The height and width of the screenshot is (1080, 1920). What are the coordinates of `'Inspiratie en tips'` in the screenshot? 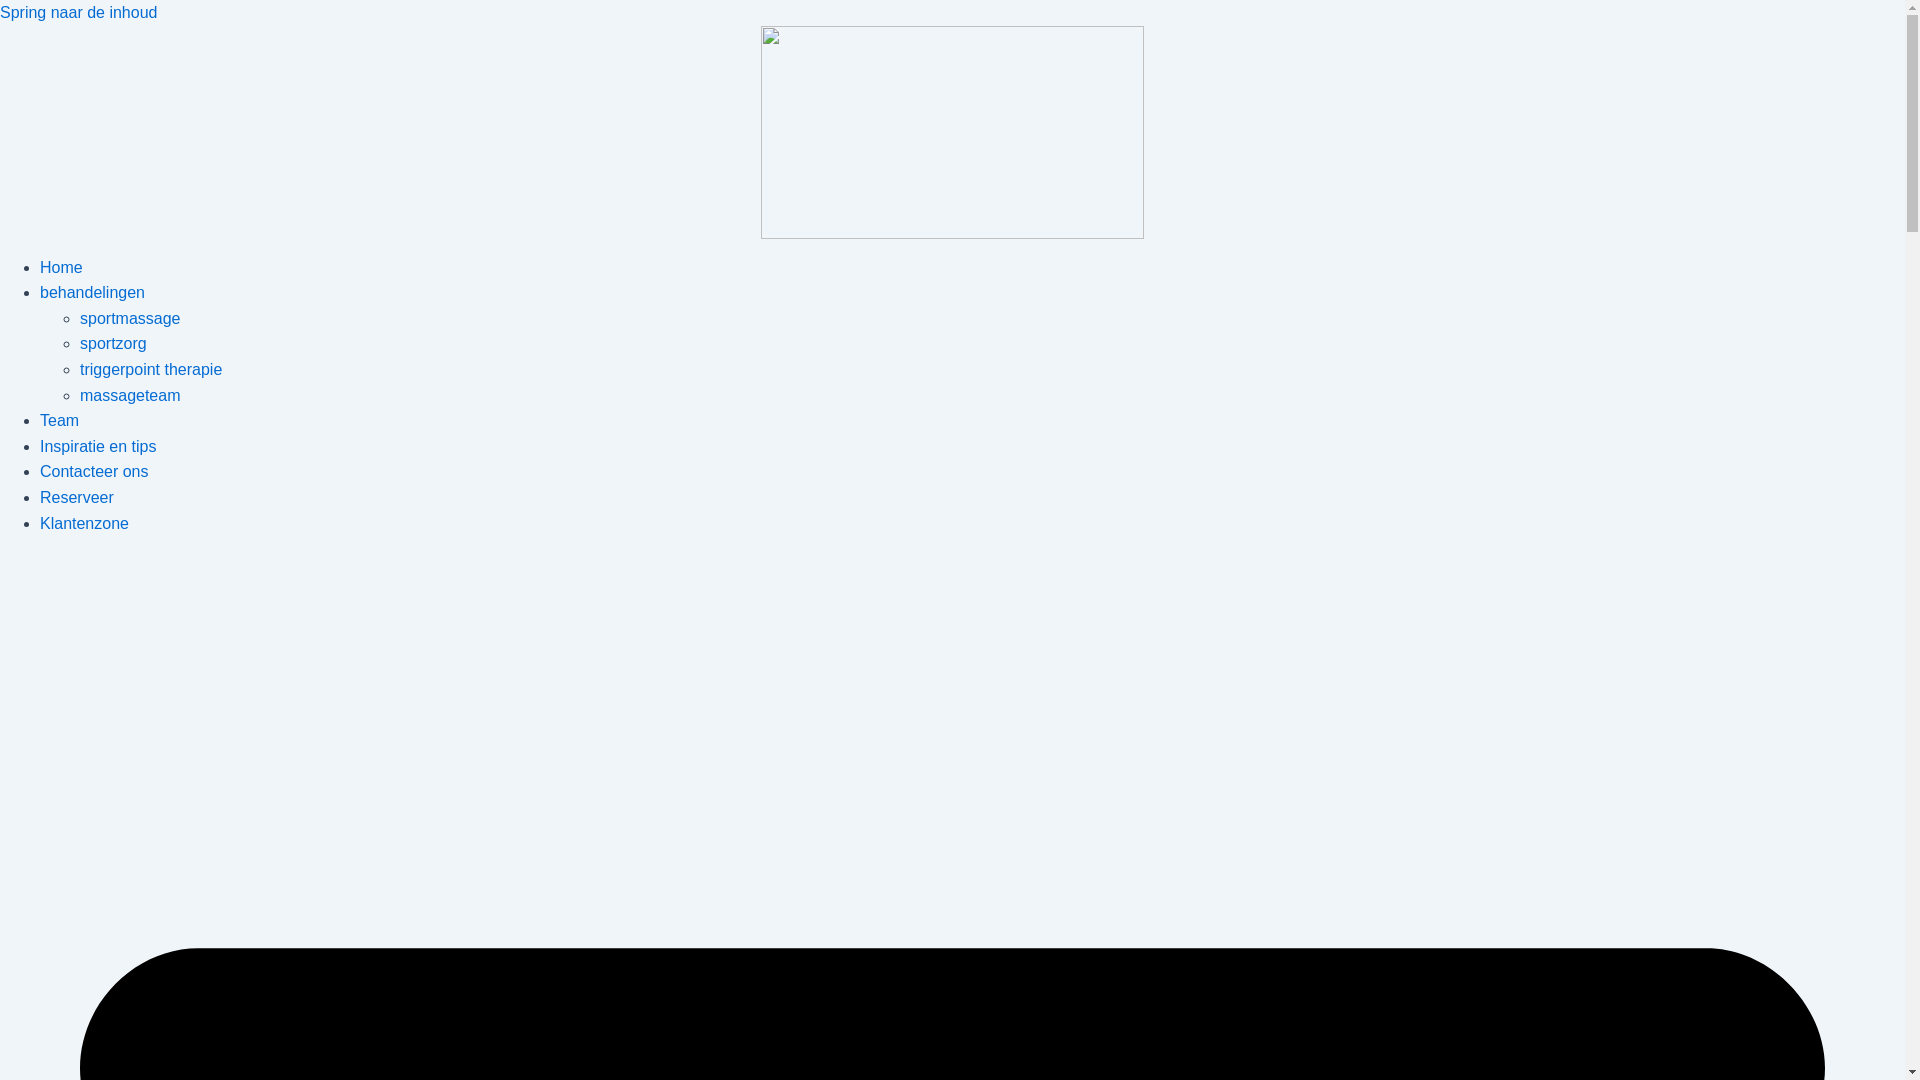 It's located at (97, 445).